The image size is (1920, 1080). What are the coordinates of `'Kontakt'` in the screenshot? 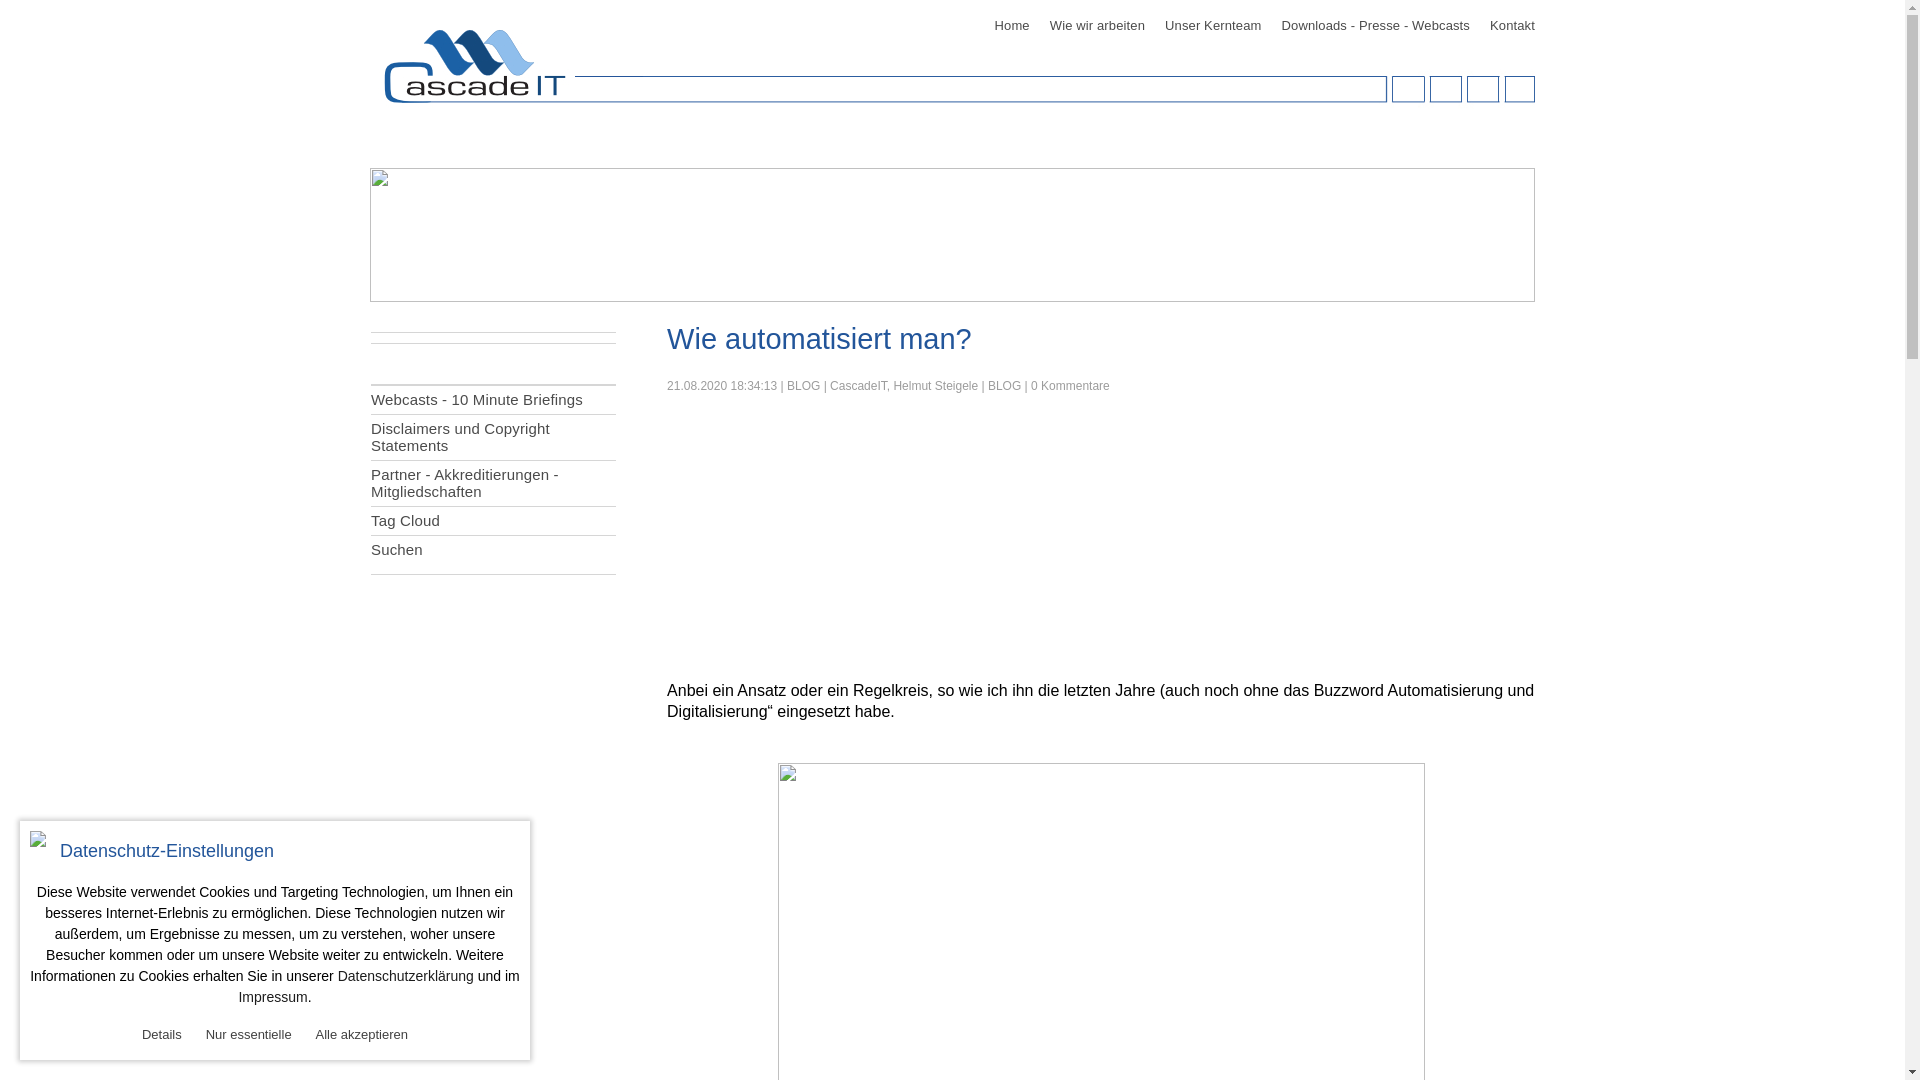 It's located at (1512, 26).